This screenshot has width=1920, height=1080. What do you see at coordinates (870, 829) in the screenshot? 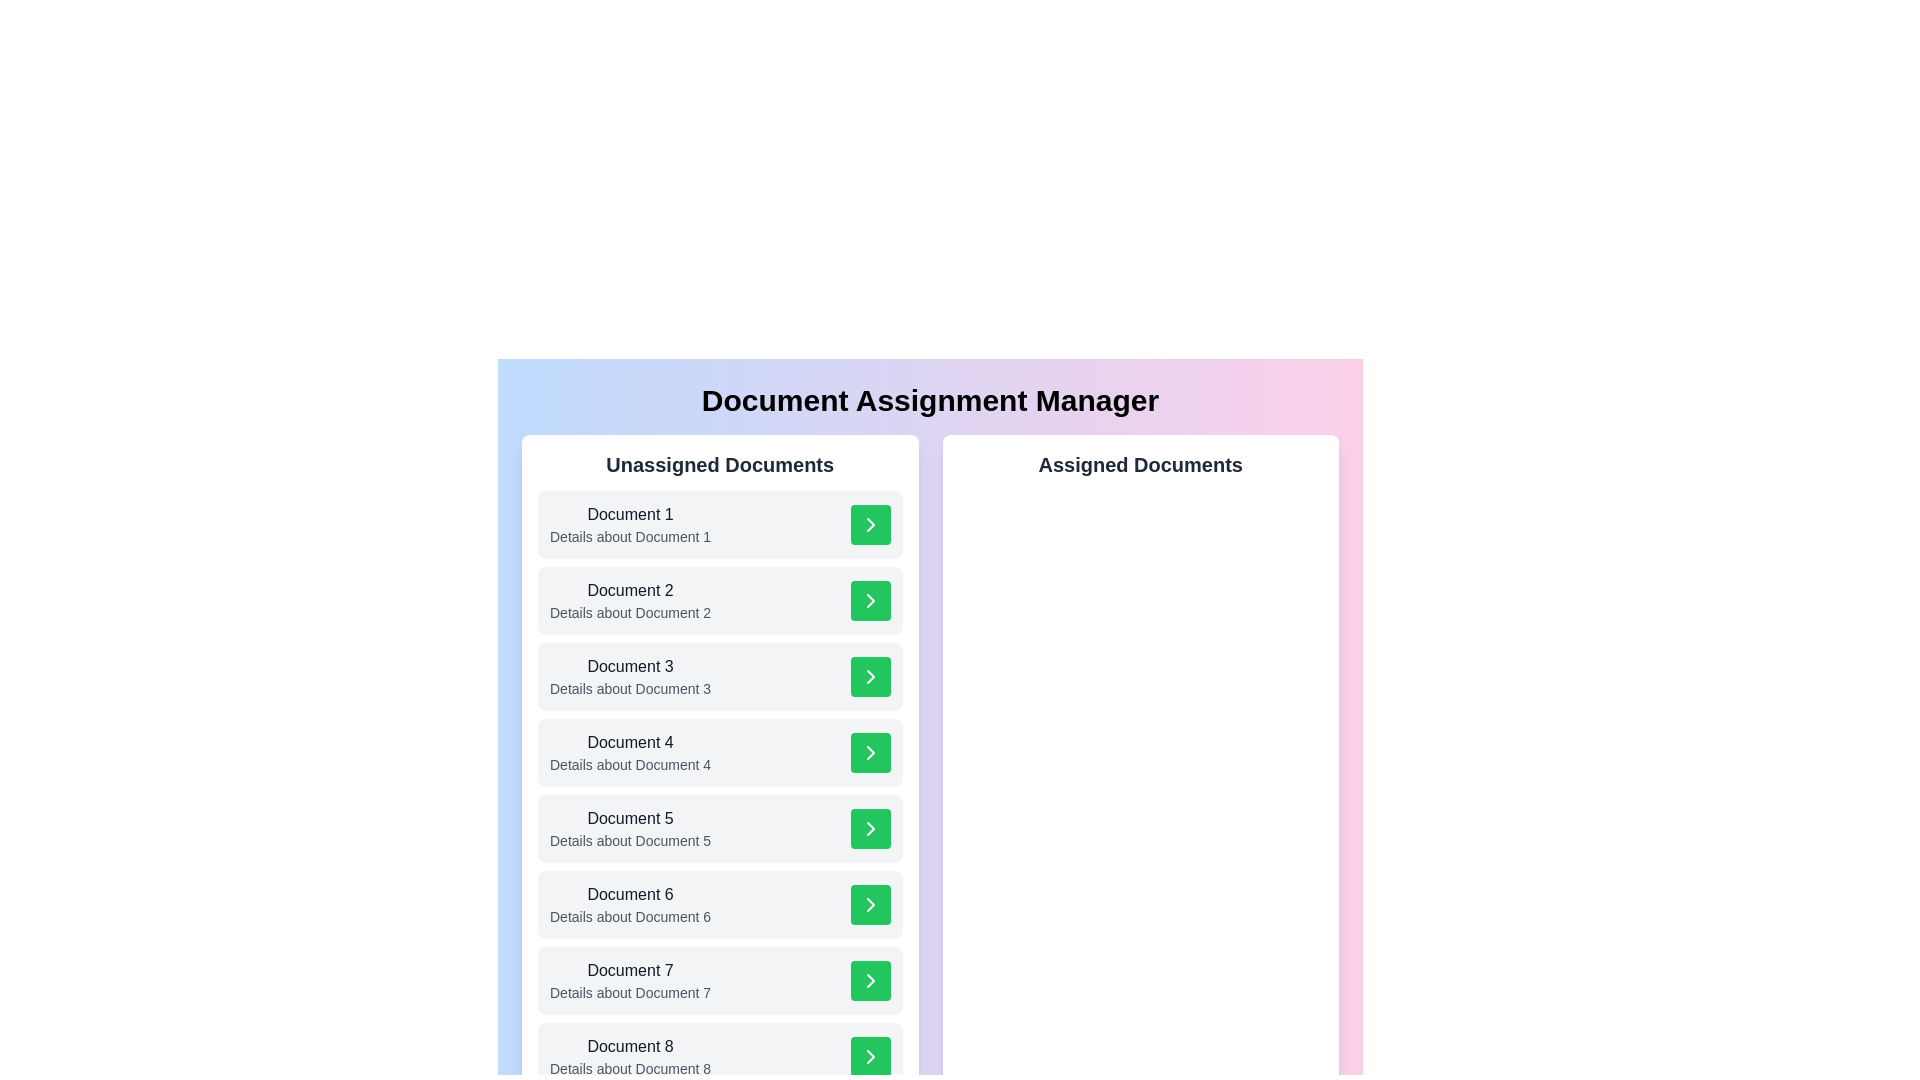
I see `the small green button with rounded corners and a white right-pointing chevron icon, located on the right side of 'Document 5'` at bounding box center [870, 829].